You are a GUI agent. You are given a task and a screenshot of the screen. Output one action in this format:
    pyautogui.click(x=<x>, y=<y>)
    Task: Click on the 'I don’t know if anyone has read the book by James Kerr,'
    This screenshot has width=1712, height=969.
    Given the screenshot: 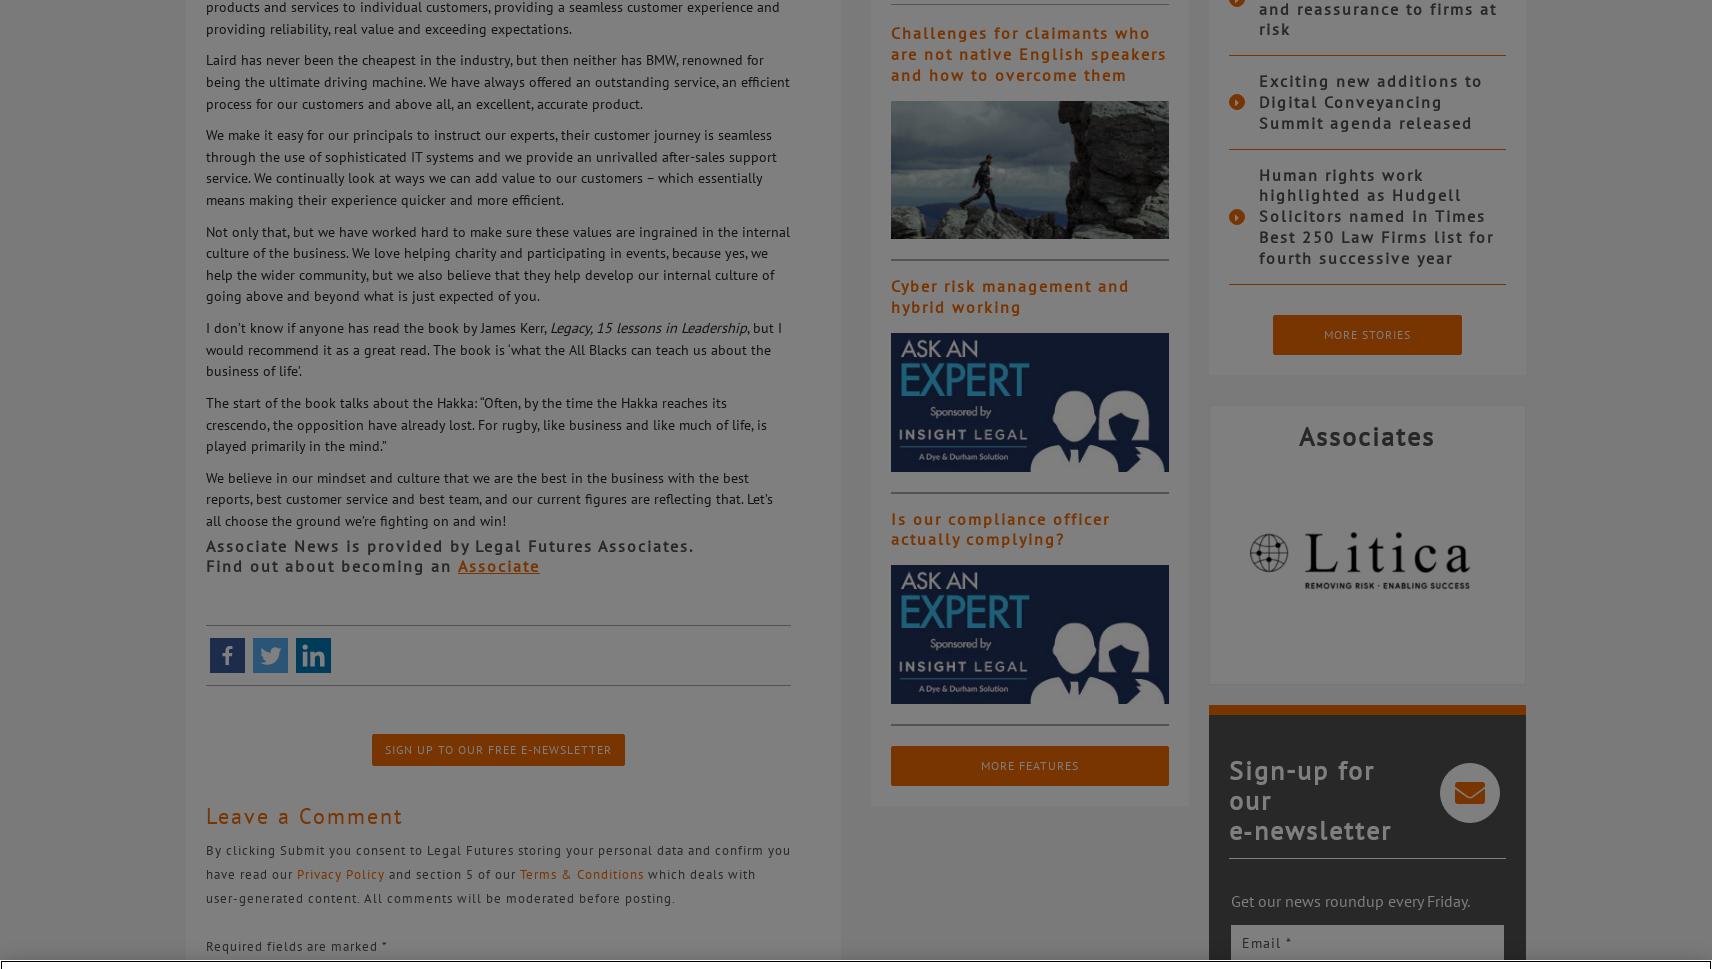 What is the action you would take?
    pyautogui.click(x=378, y=326)
    